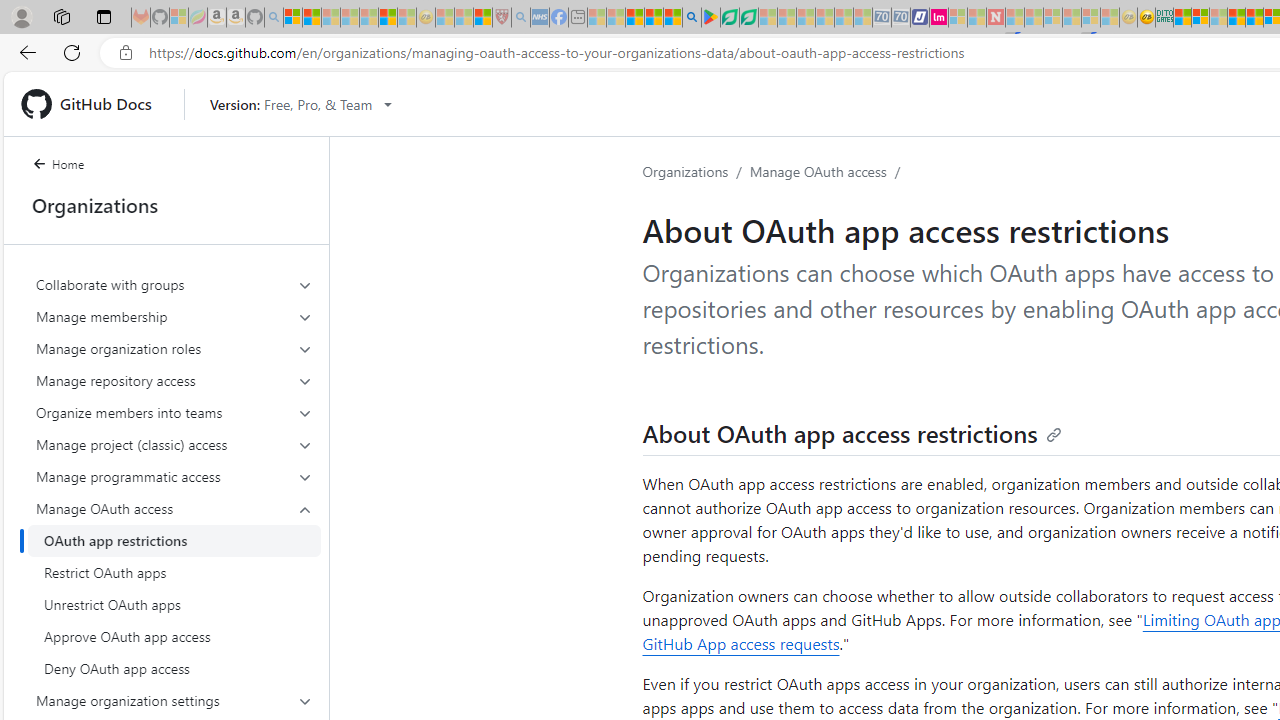  I want to click on 'Manage project (classic) access', so click(174, 443).